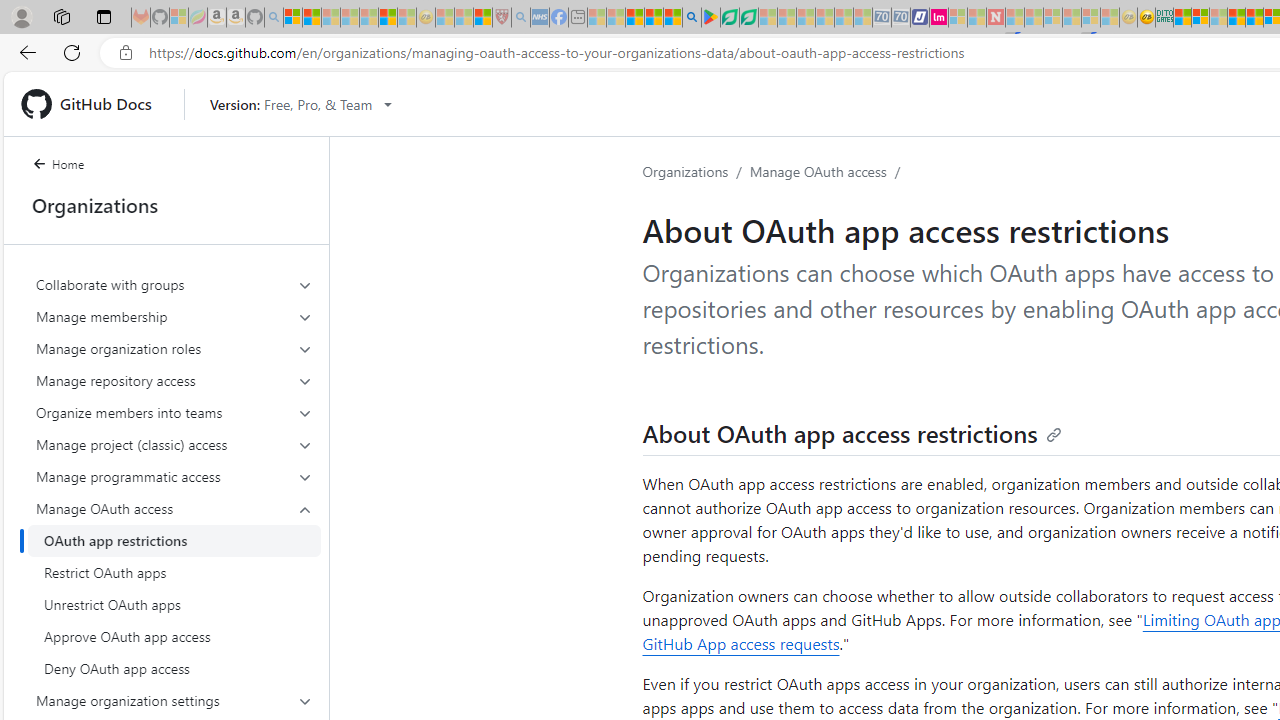  I want to click on 'Manage project (classic) access', so click(174, 443).